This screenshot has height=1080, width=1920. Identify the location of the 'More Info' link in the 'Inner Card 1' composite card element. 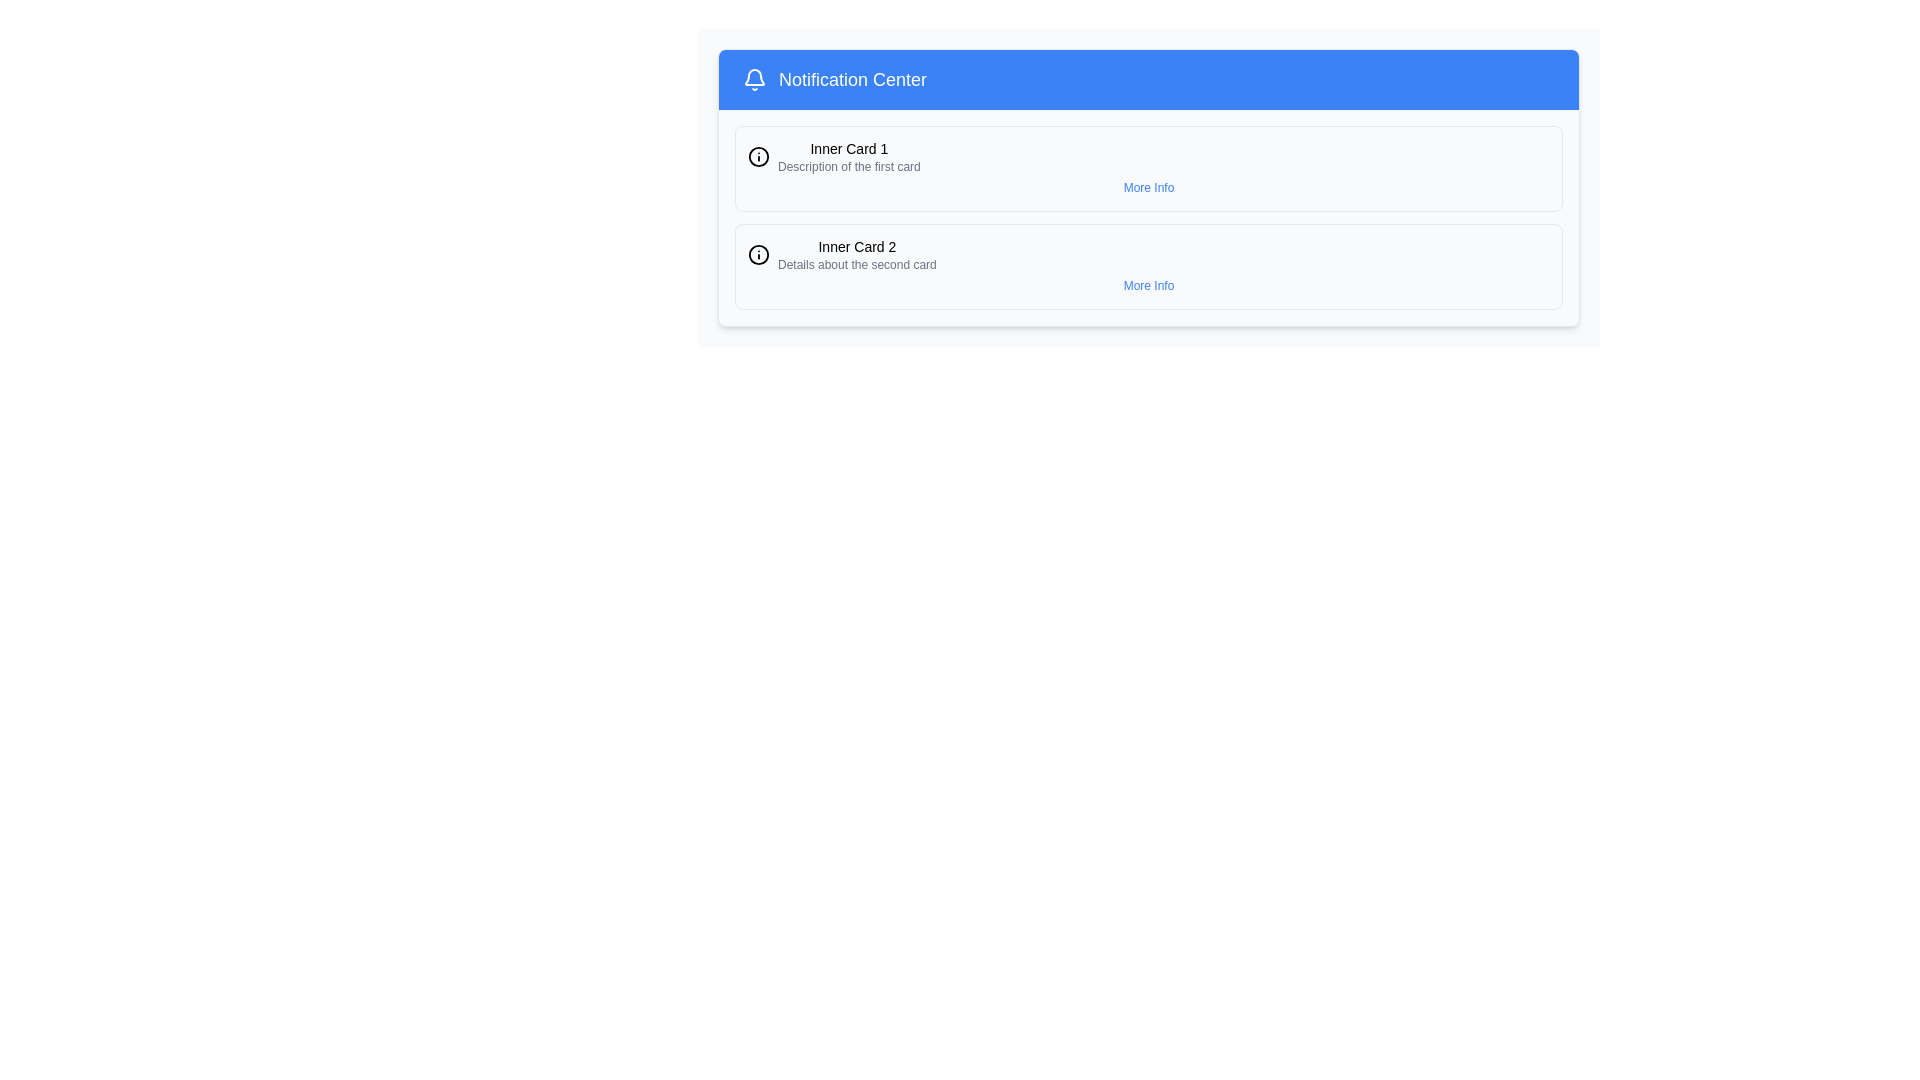
(1148, 168).